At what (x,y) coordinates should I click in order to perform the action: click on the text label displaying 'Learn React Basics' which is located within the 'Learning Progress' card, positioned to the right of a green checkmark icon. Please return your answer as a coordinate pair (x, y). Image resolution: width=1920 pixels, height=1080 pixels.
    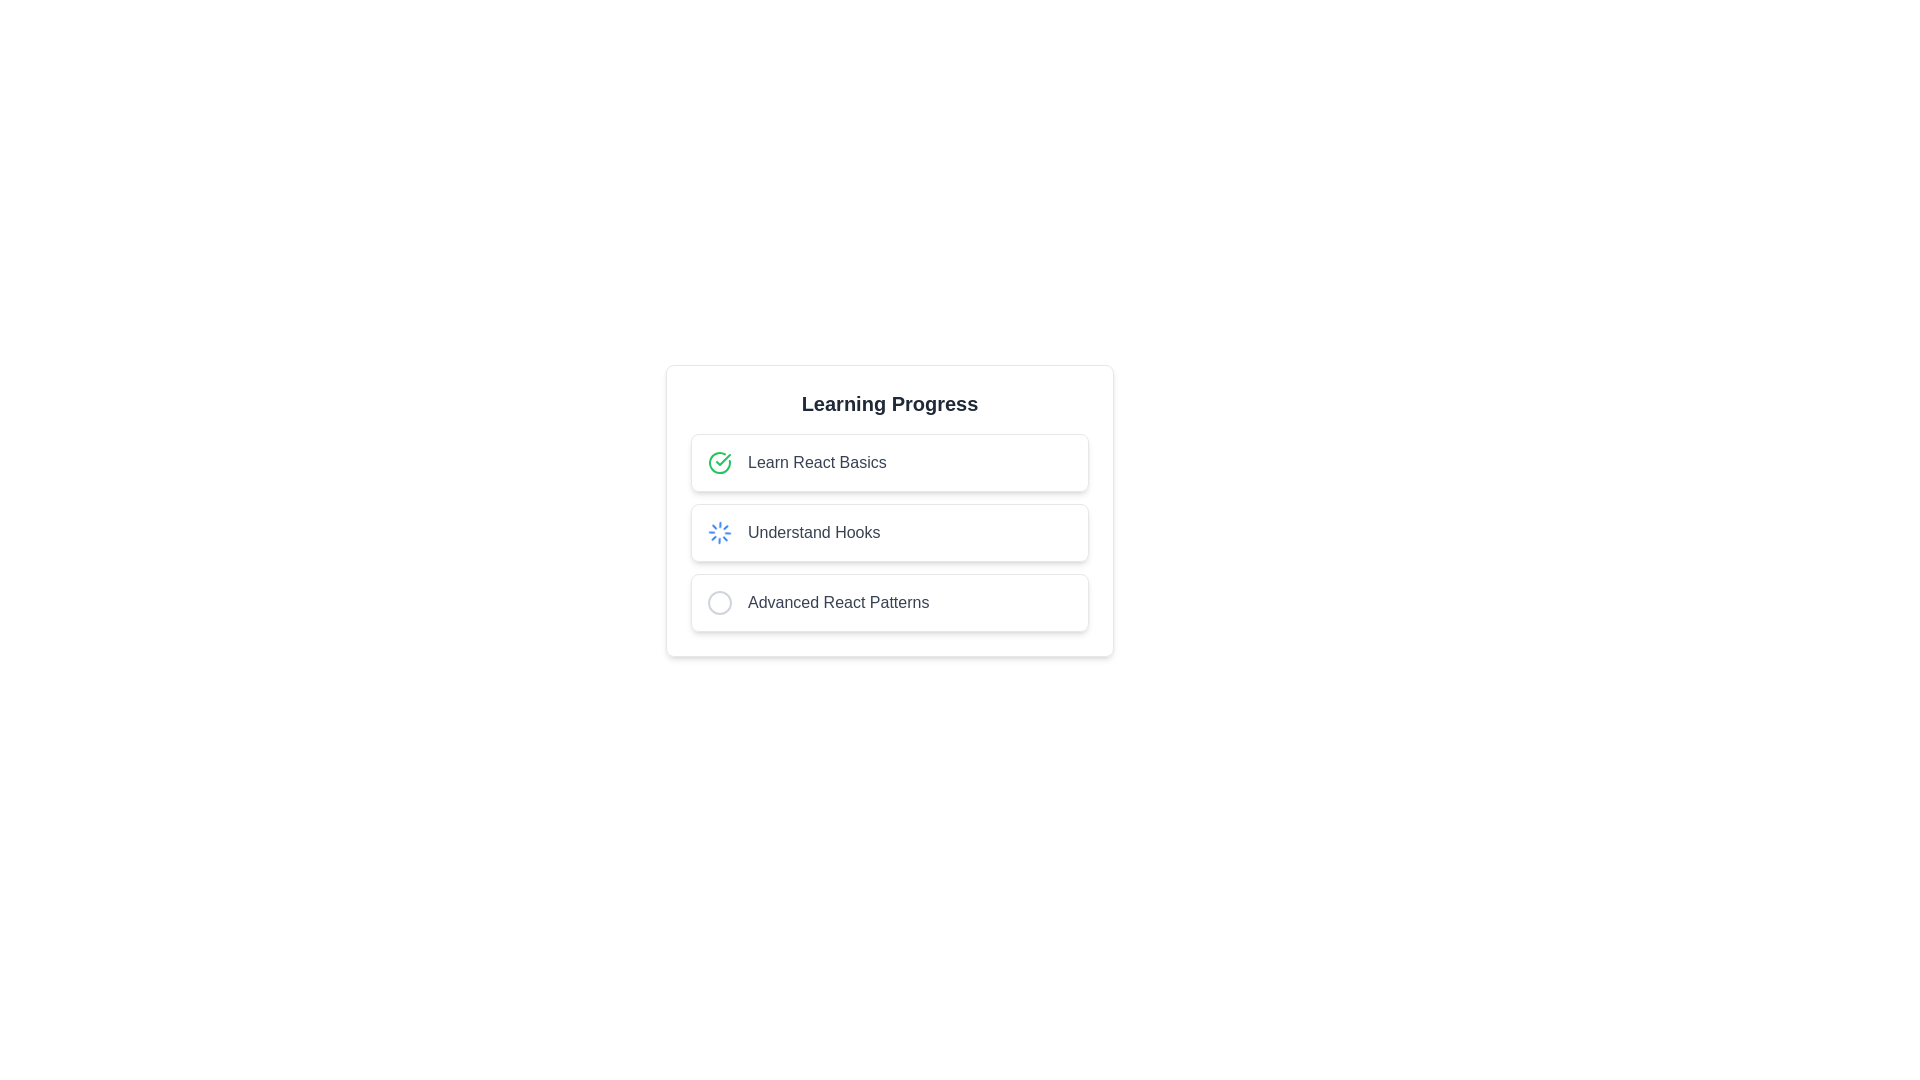
    Looking at the image, I should click on (817, 462).